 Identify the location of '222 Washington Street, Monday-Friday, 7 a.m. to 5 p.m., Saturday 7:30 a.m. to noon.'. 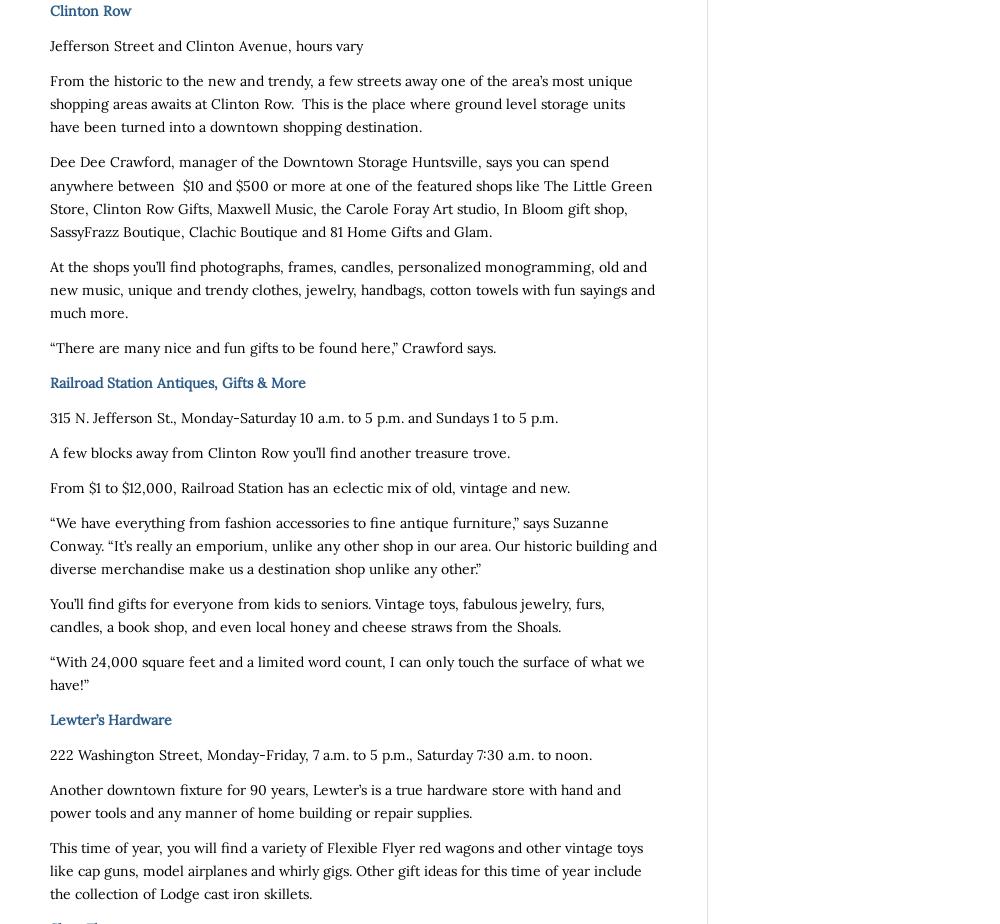
(320, 755).